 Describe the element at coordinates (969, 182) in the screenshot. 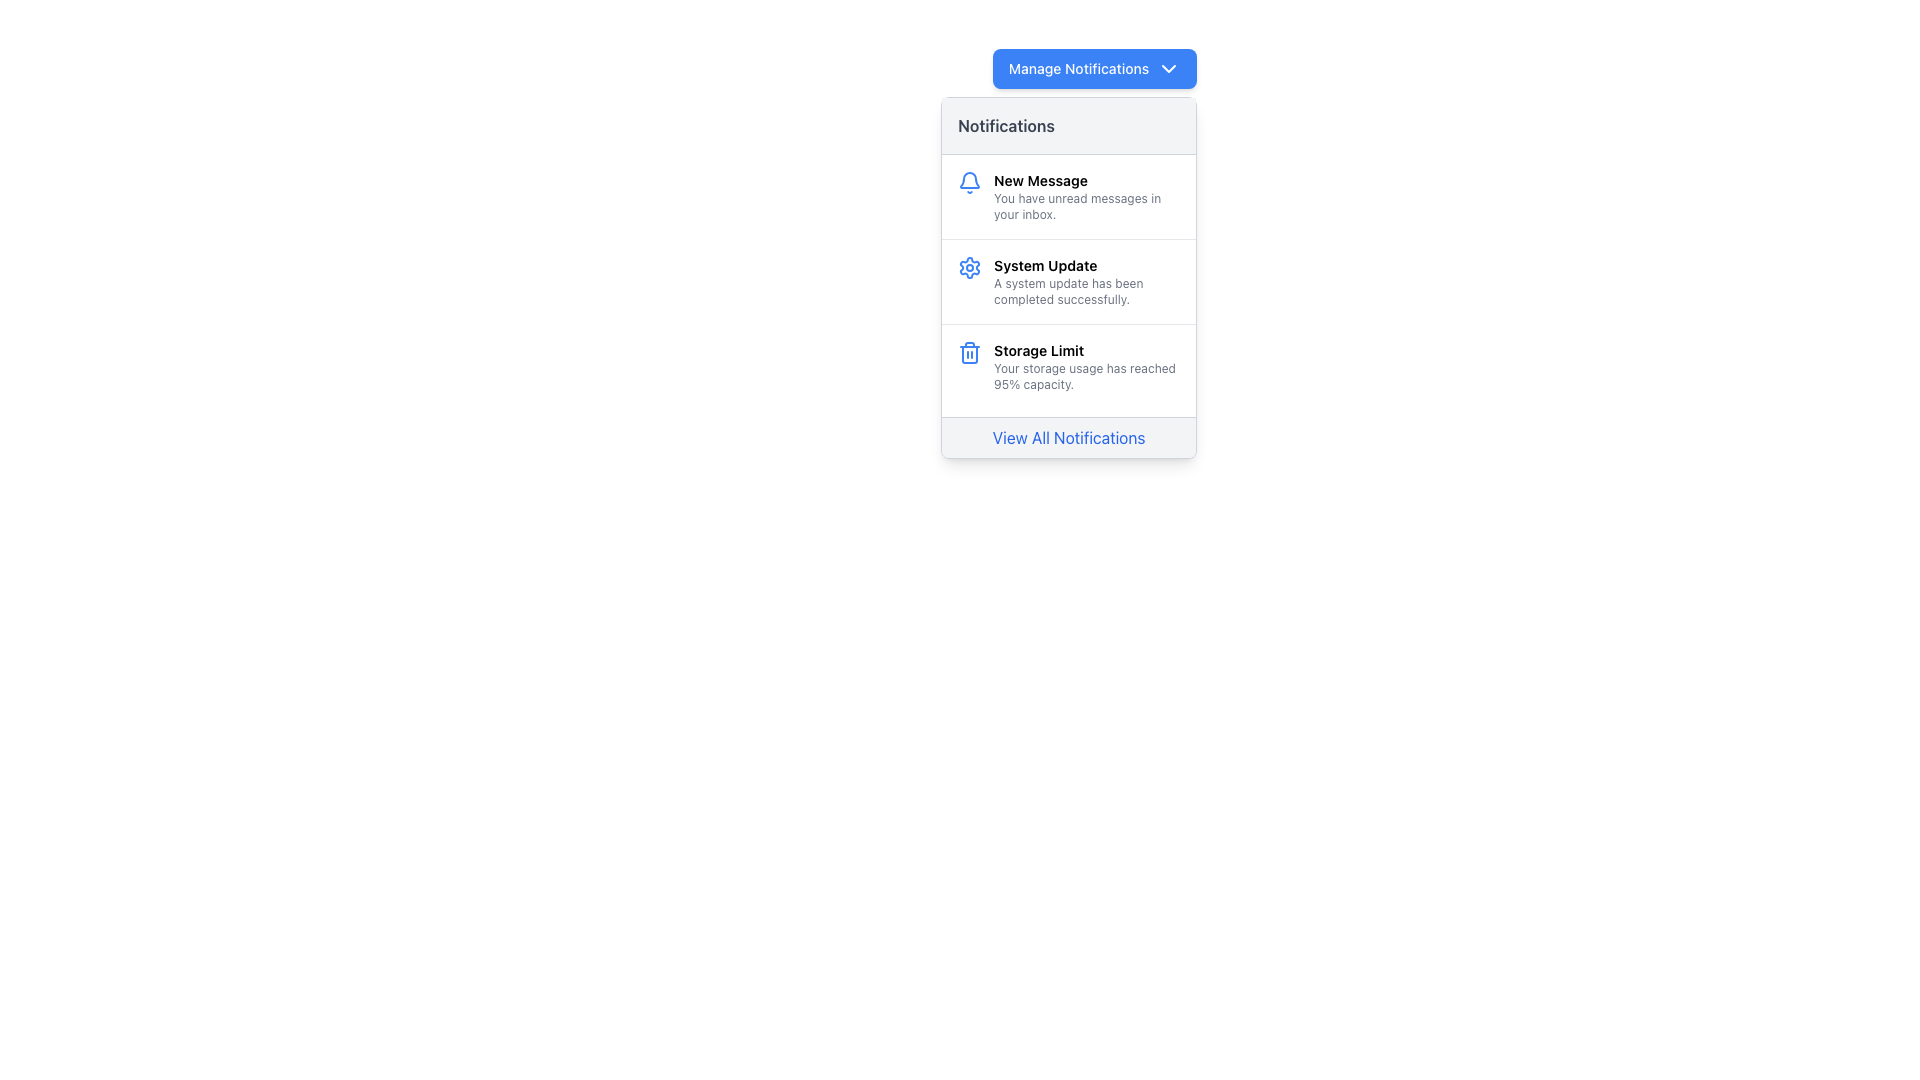

I see `the blue bell icon with a thin, outlined design located next to the 'New Message' text in the top-left corner of the notification box` at that location.